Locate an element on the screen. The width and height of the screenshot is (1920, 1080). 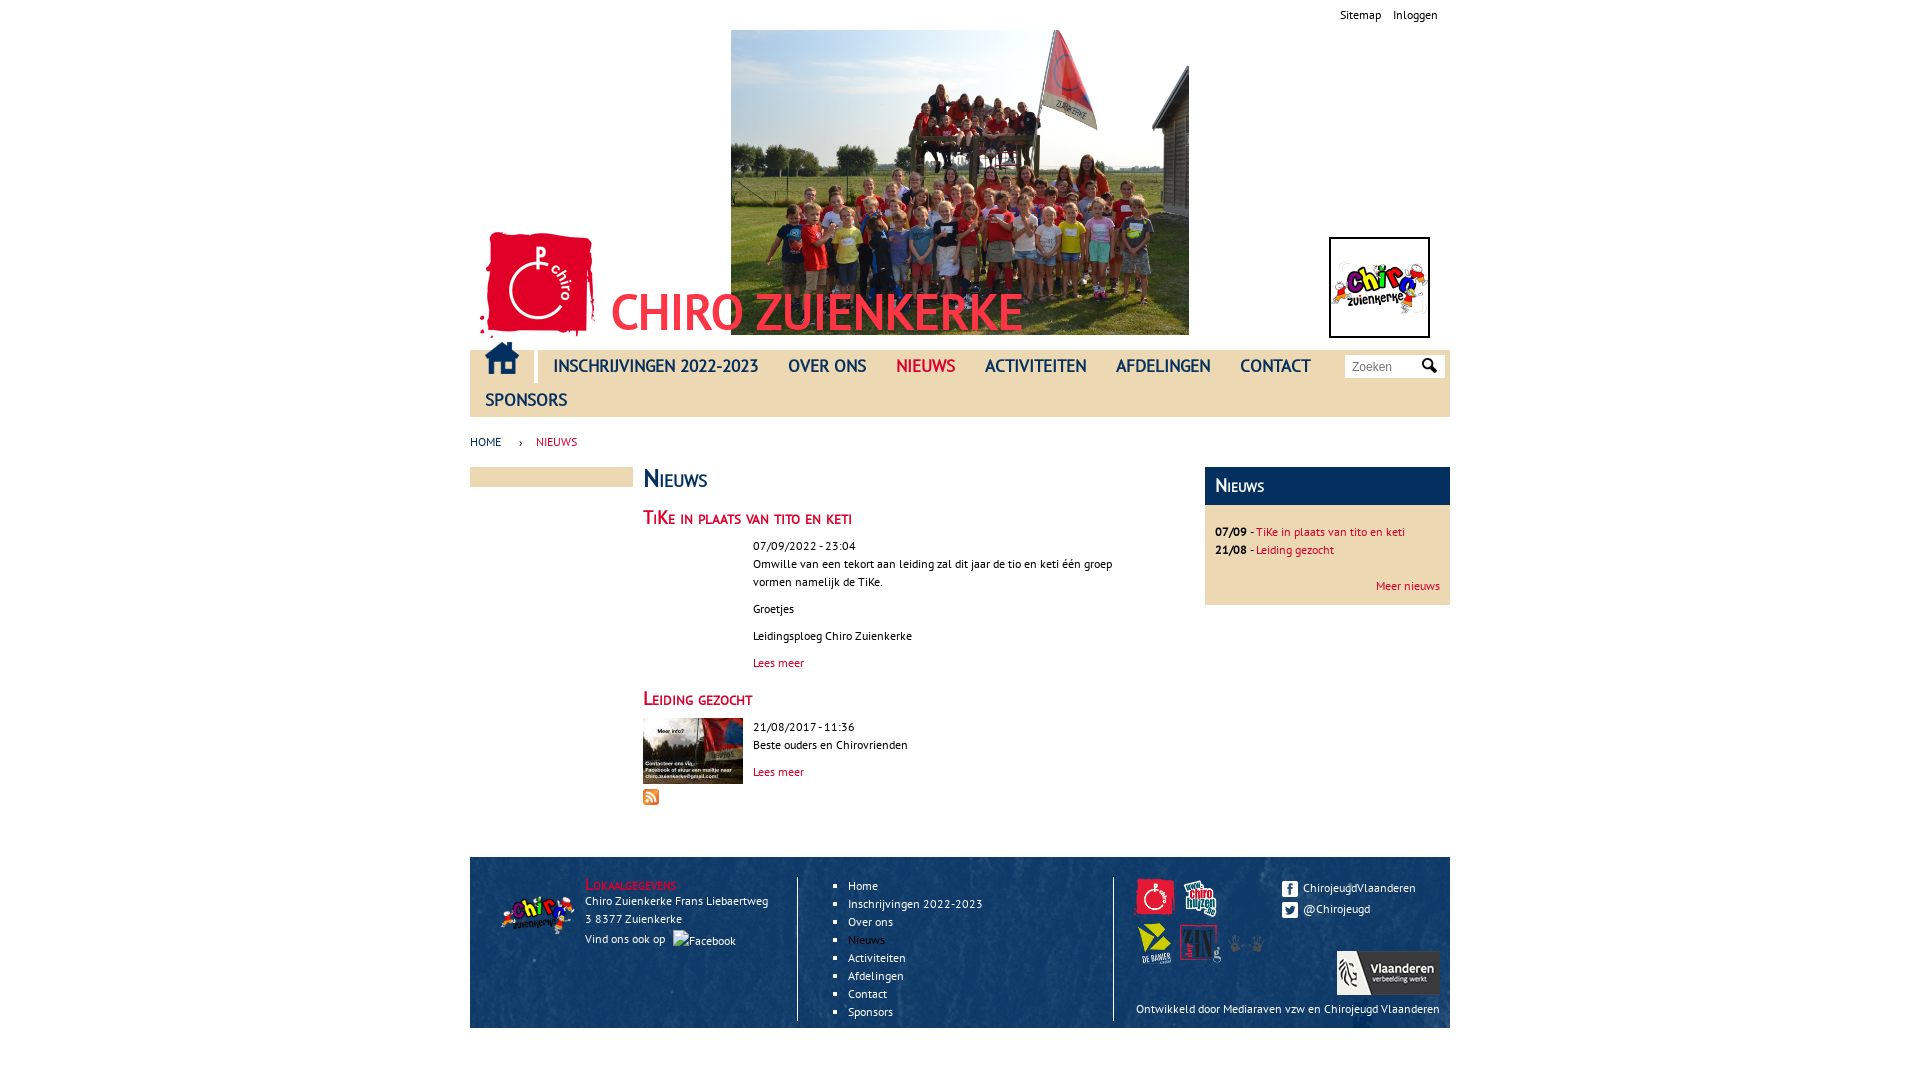
'Twitter' is located at coordinates (1290, 910).